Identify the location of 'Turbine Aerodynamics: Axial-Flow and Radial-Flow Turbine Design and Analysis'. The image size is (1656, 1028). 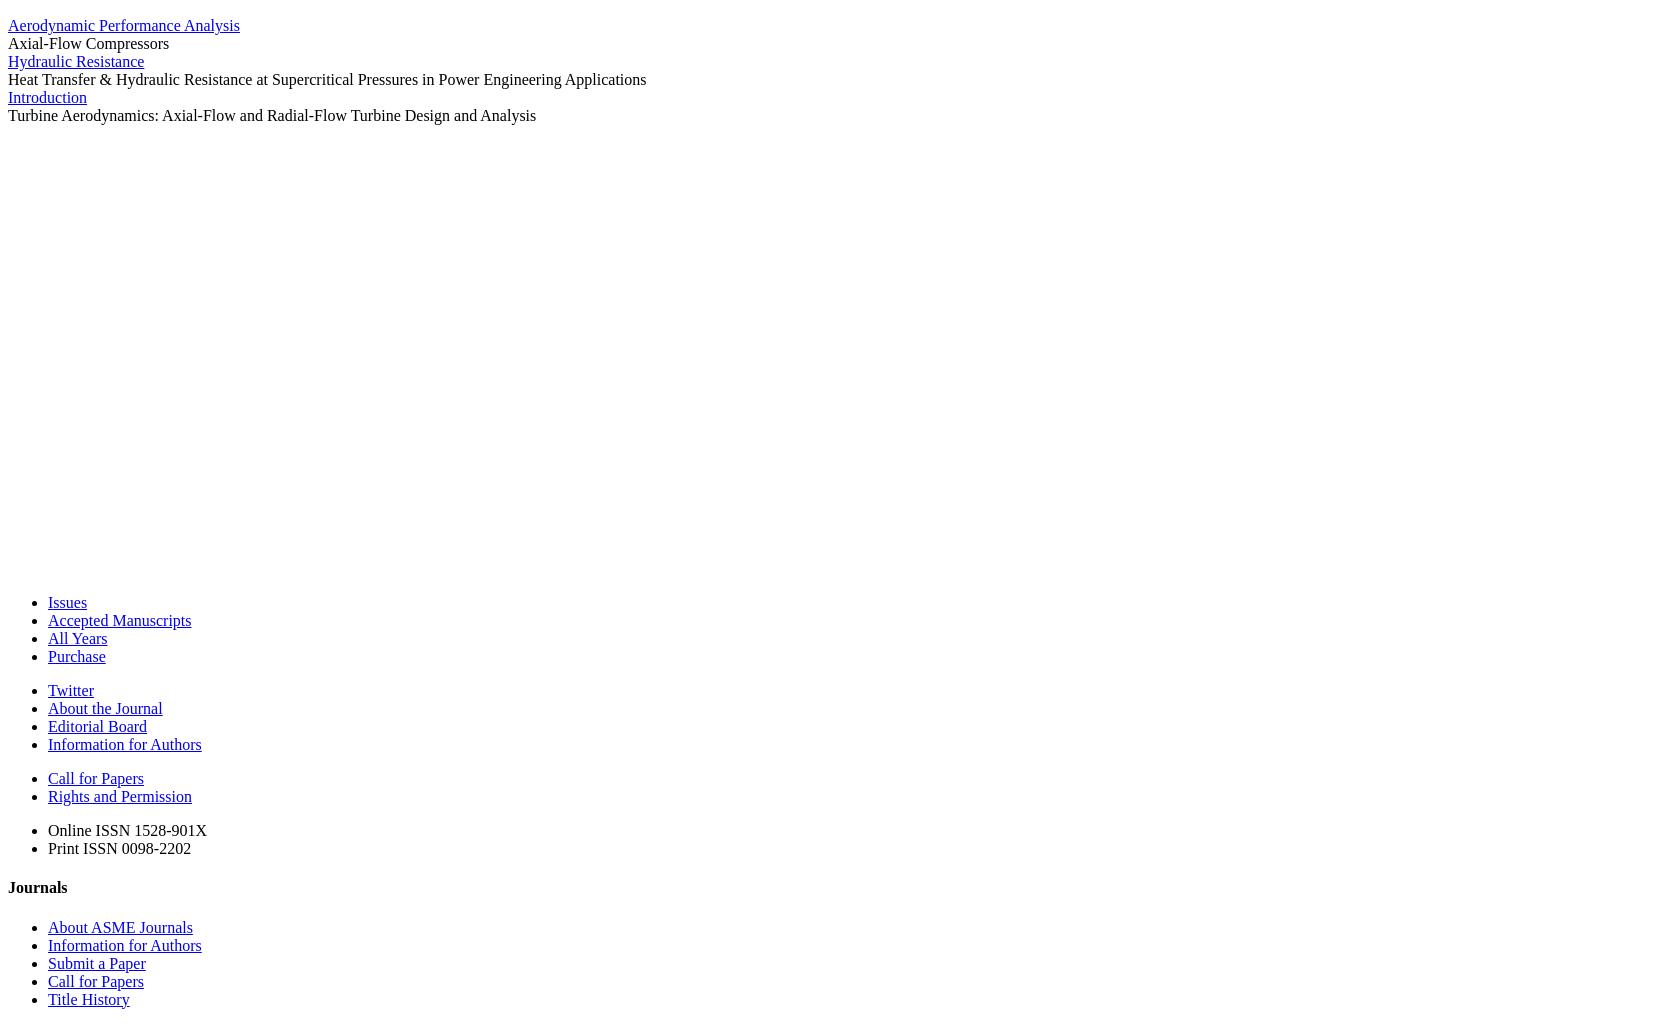
(272, 114).